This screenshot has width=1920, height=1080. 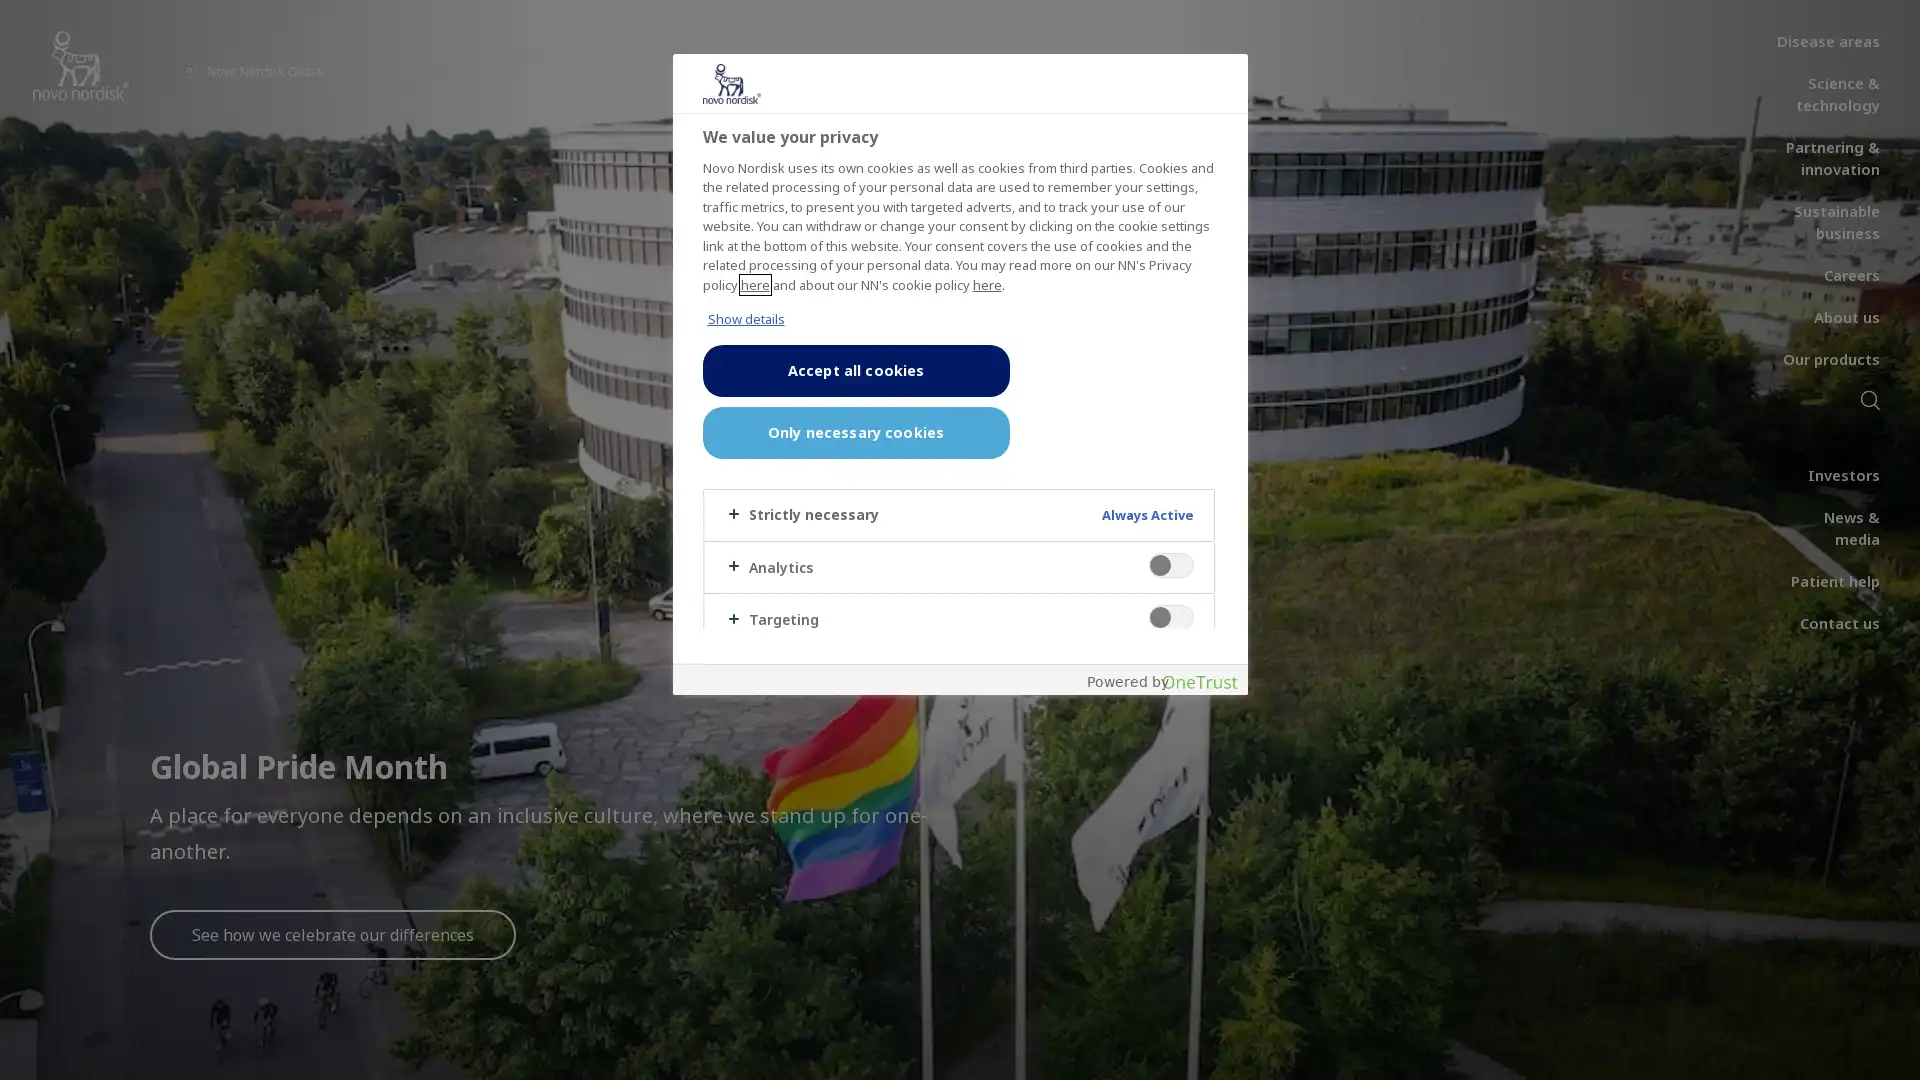 I want to click on Accept all cookies, so click(x=855, y=370).